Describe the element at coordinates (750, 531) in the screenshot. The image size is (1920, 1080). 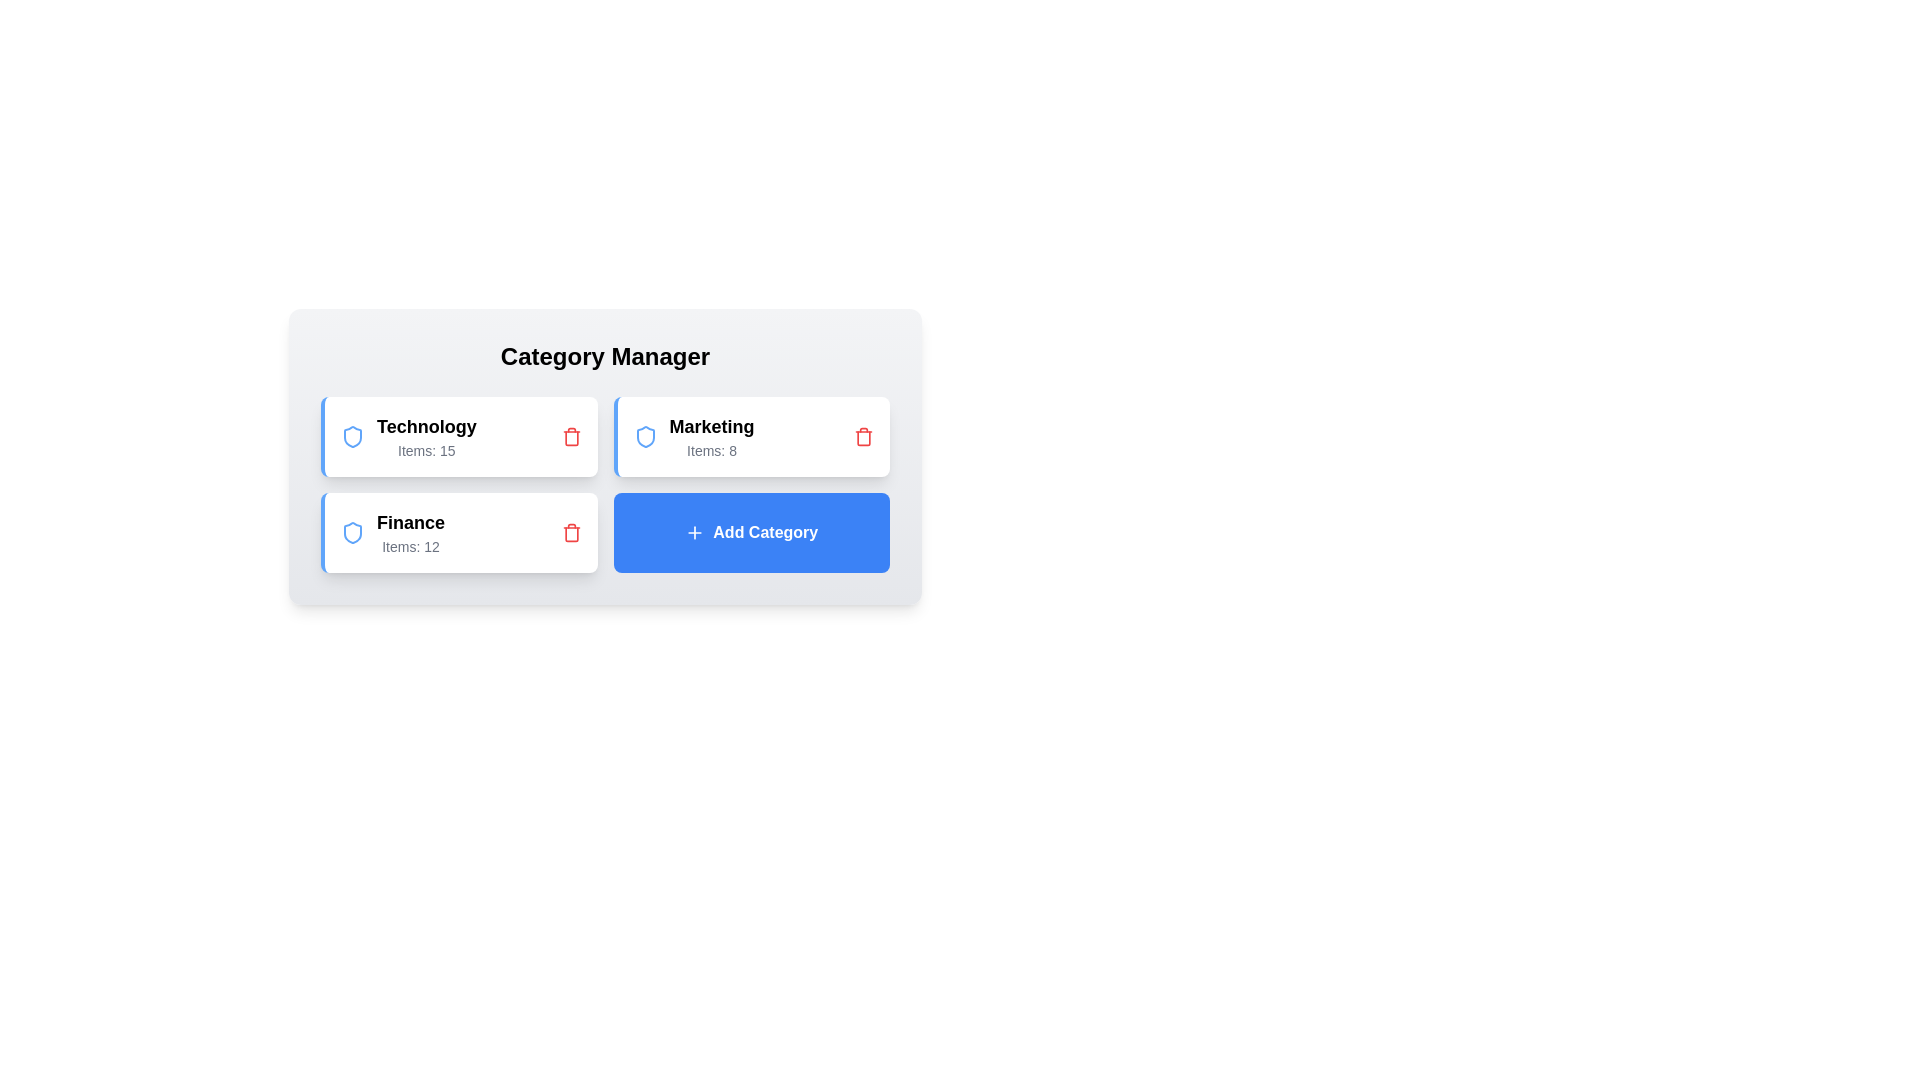
I see `'Add Category' button to create a new category` at that location.